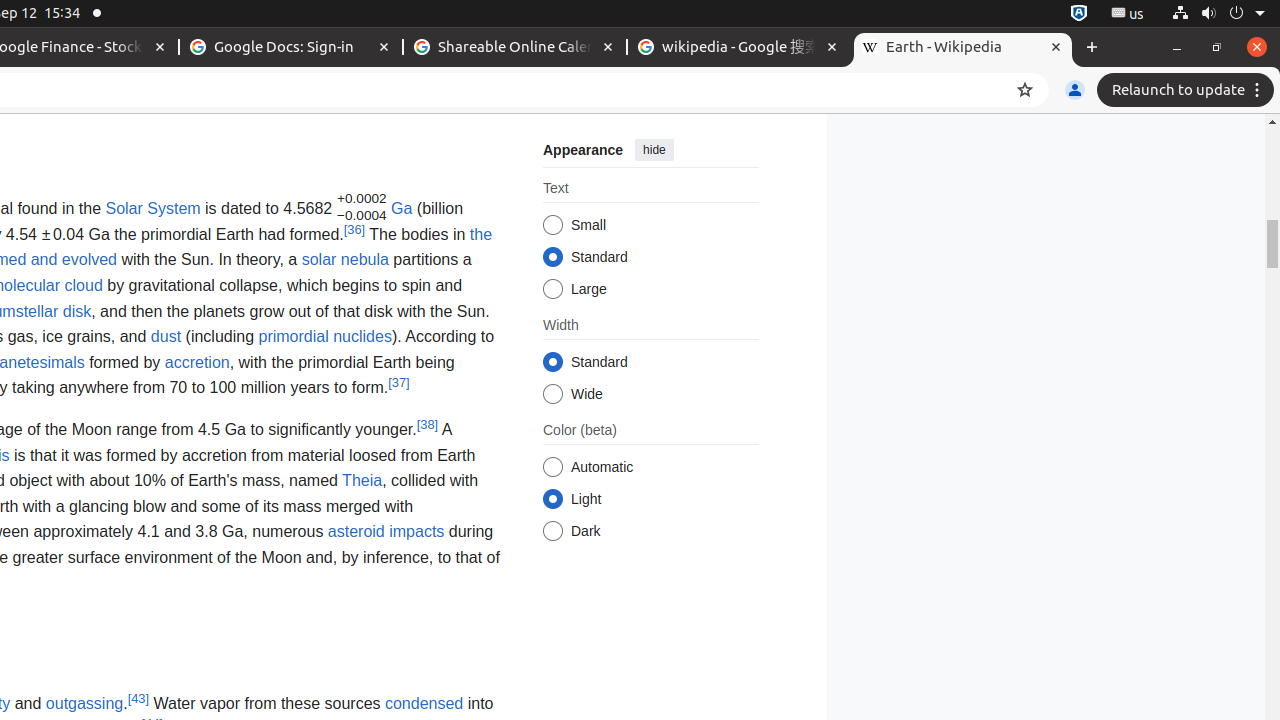 This screenshot has height=720, width=1280. Describe the element at coordinates (552, 530) in the screenshot. I see `'Dark'` at that location.